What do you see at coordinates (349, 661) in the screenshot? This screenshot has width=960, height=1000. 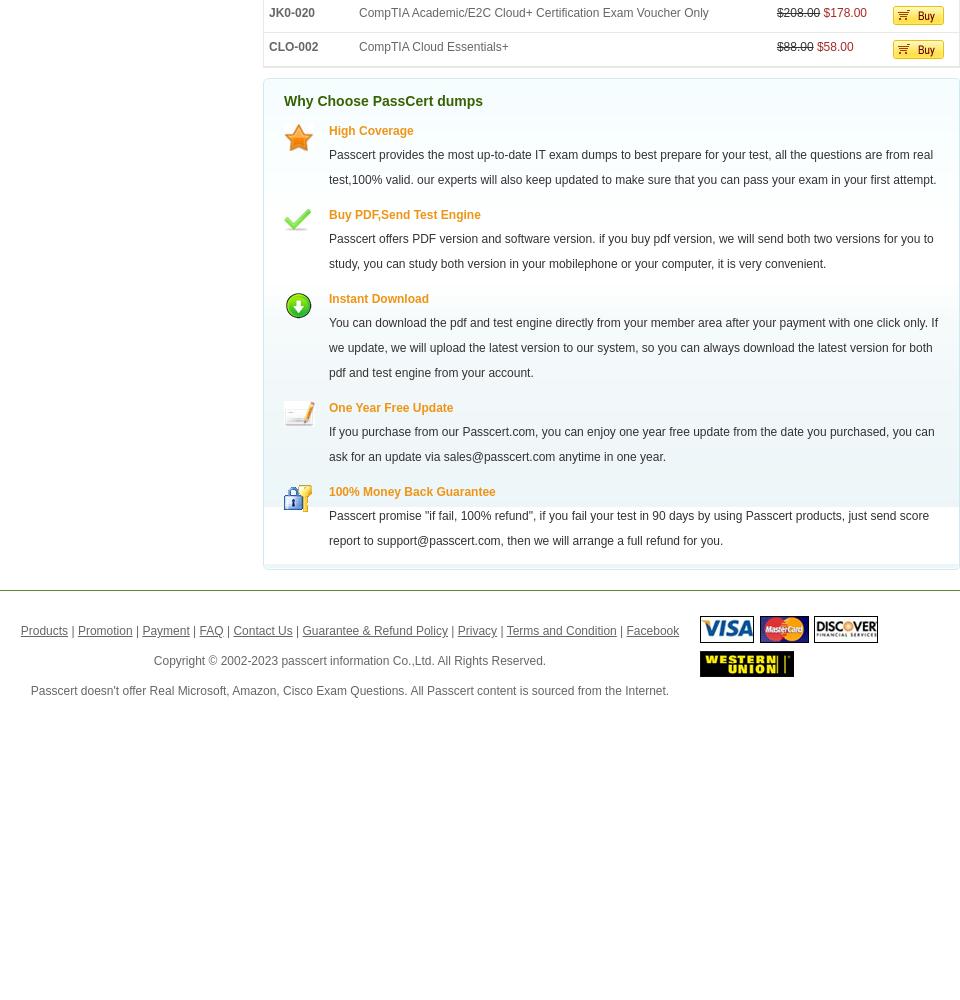 I see `'Copyright © 2002-2023 passcert information Co.,Ltd. All Rights Reserved.'` at bounding box center [349, 661].